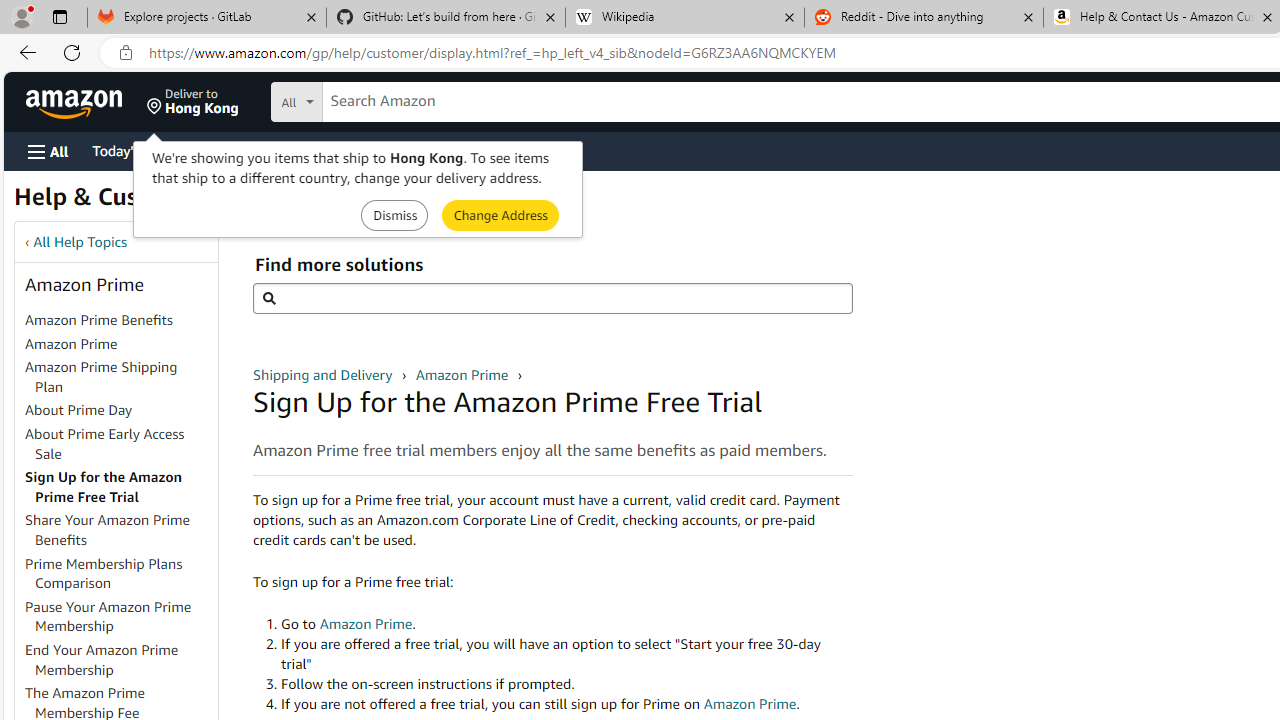  What do you see at coordinates (80, 241) in the screenshot?
I see `'All Help Topics'` at bounding box center [80, 241].